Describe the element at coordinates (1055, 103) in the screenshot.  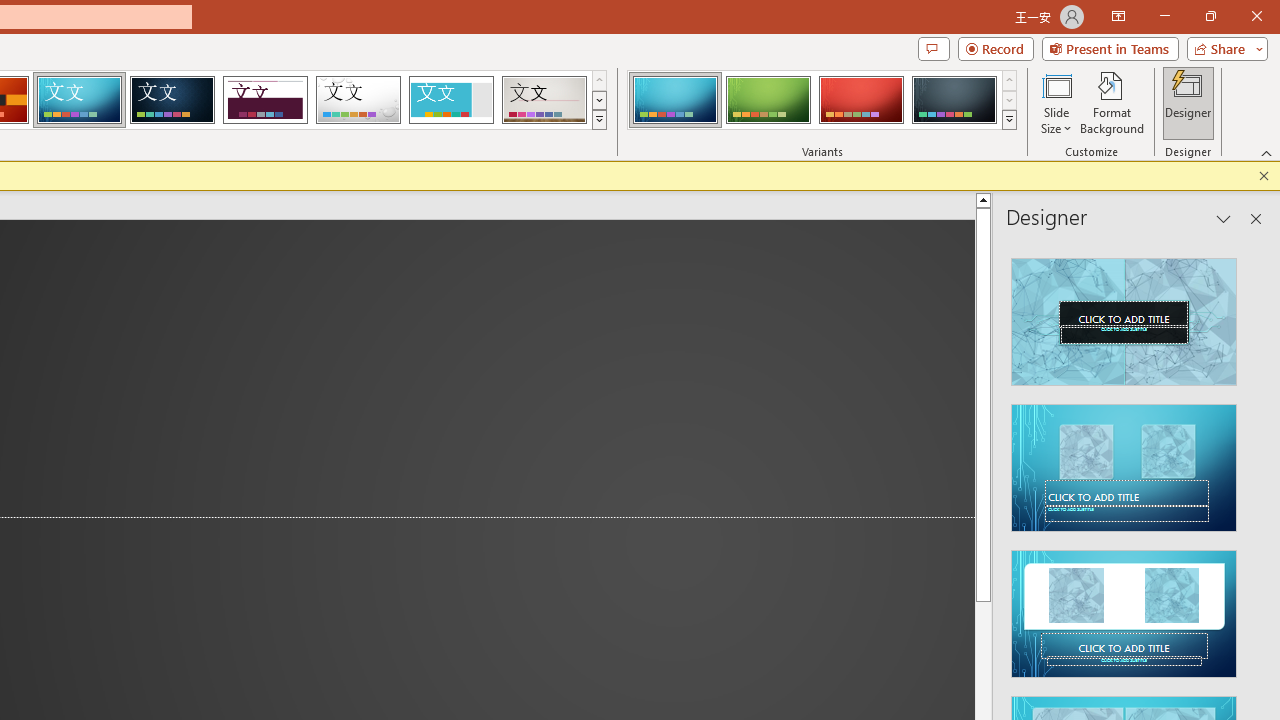
I see `'Slide Size'` at that location.